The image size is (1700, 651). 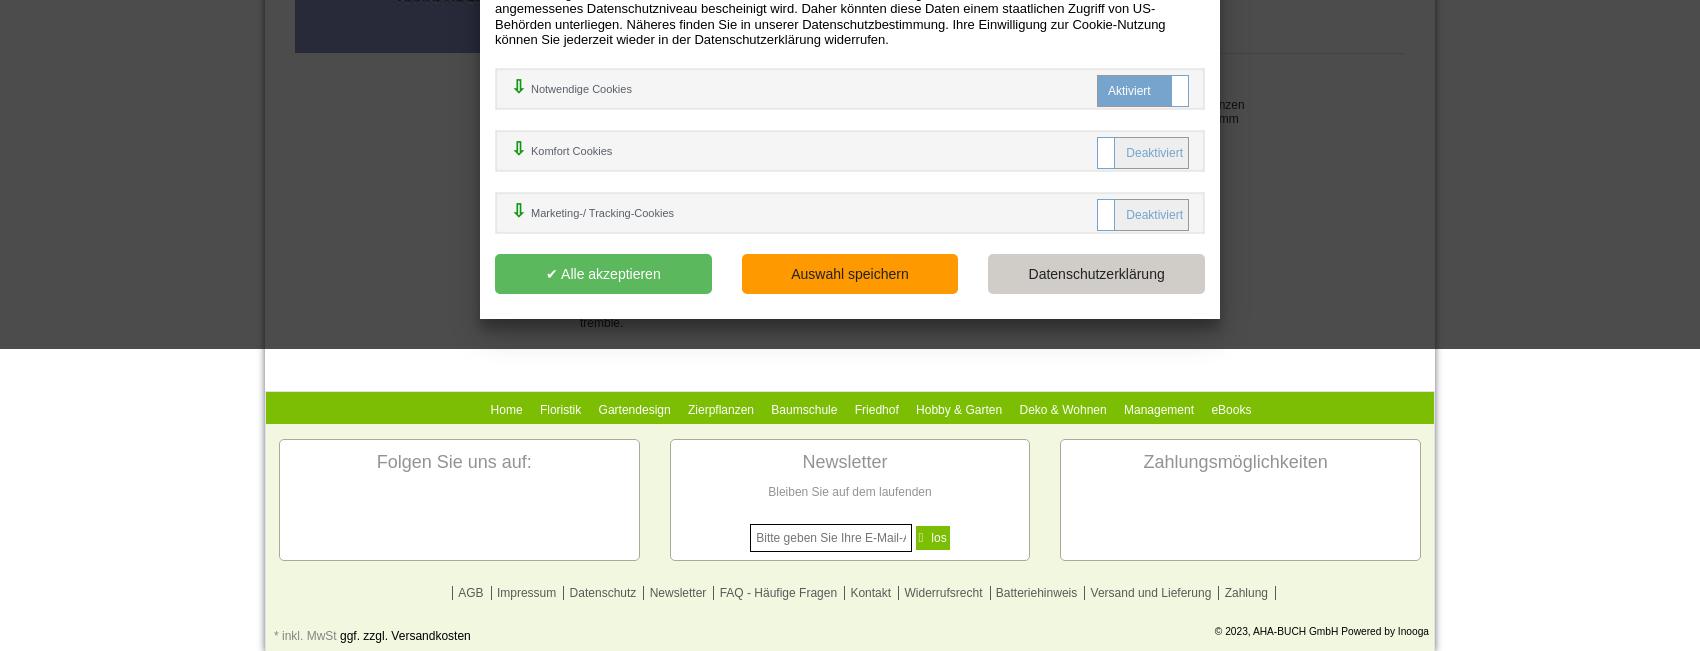 I want to click on 'ISBN-13:', so click(x=604, y=74).